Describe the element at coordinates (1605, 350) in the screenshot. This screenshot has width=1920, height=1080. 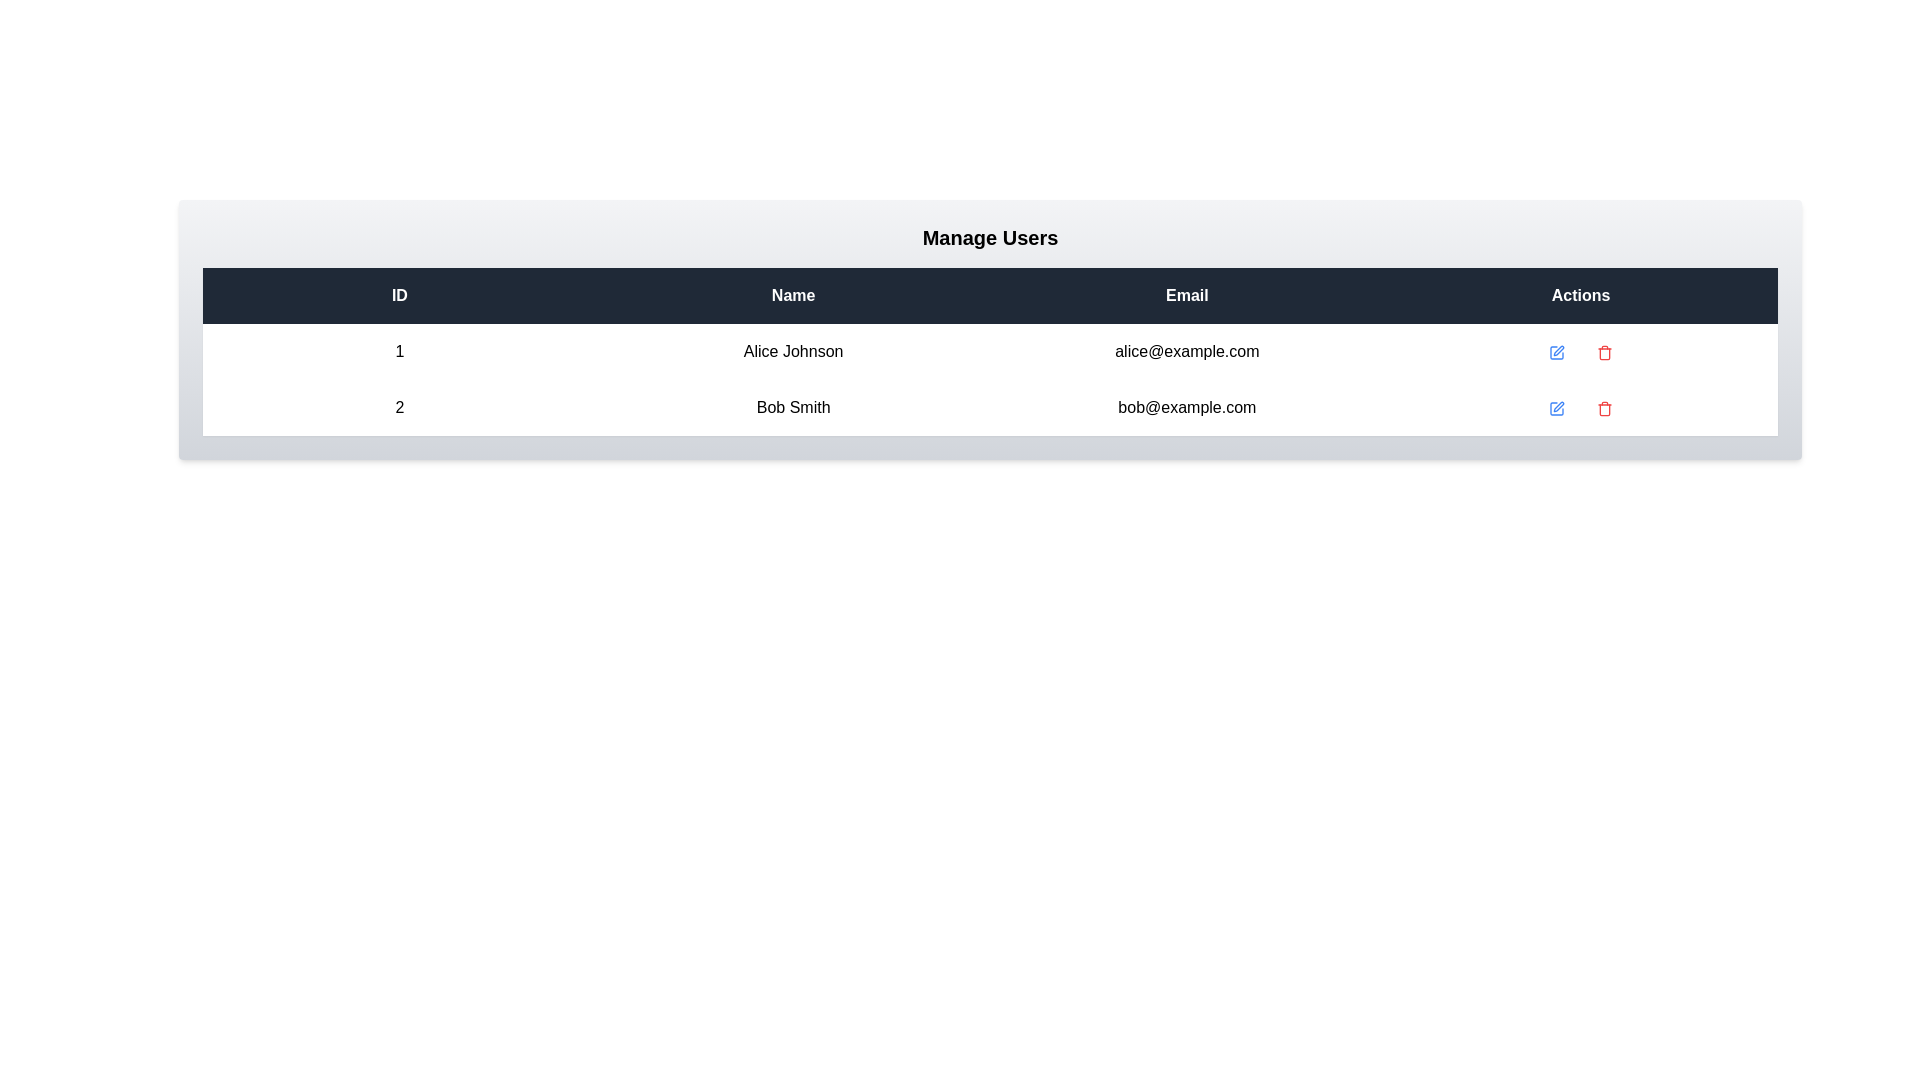
I see `'Trash' icon for the user with ID 1` at that location.